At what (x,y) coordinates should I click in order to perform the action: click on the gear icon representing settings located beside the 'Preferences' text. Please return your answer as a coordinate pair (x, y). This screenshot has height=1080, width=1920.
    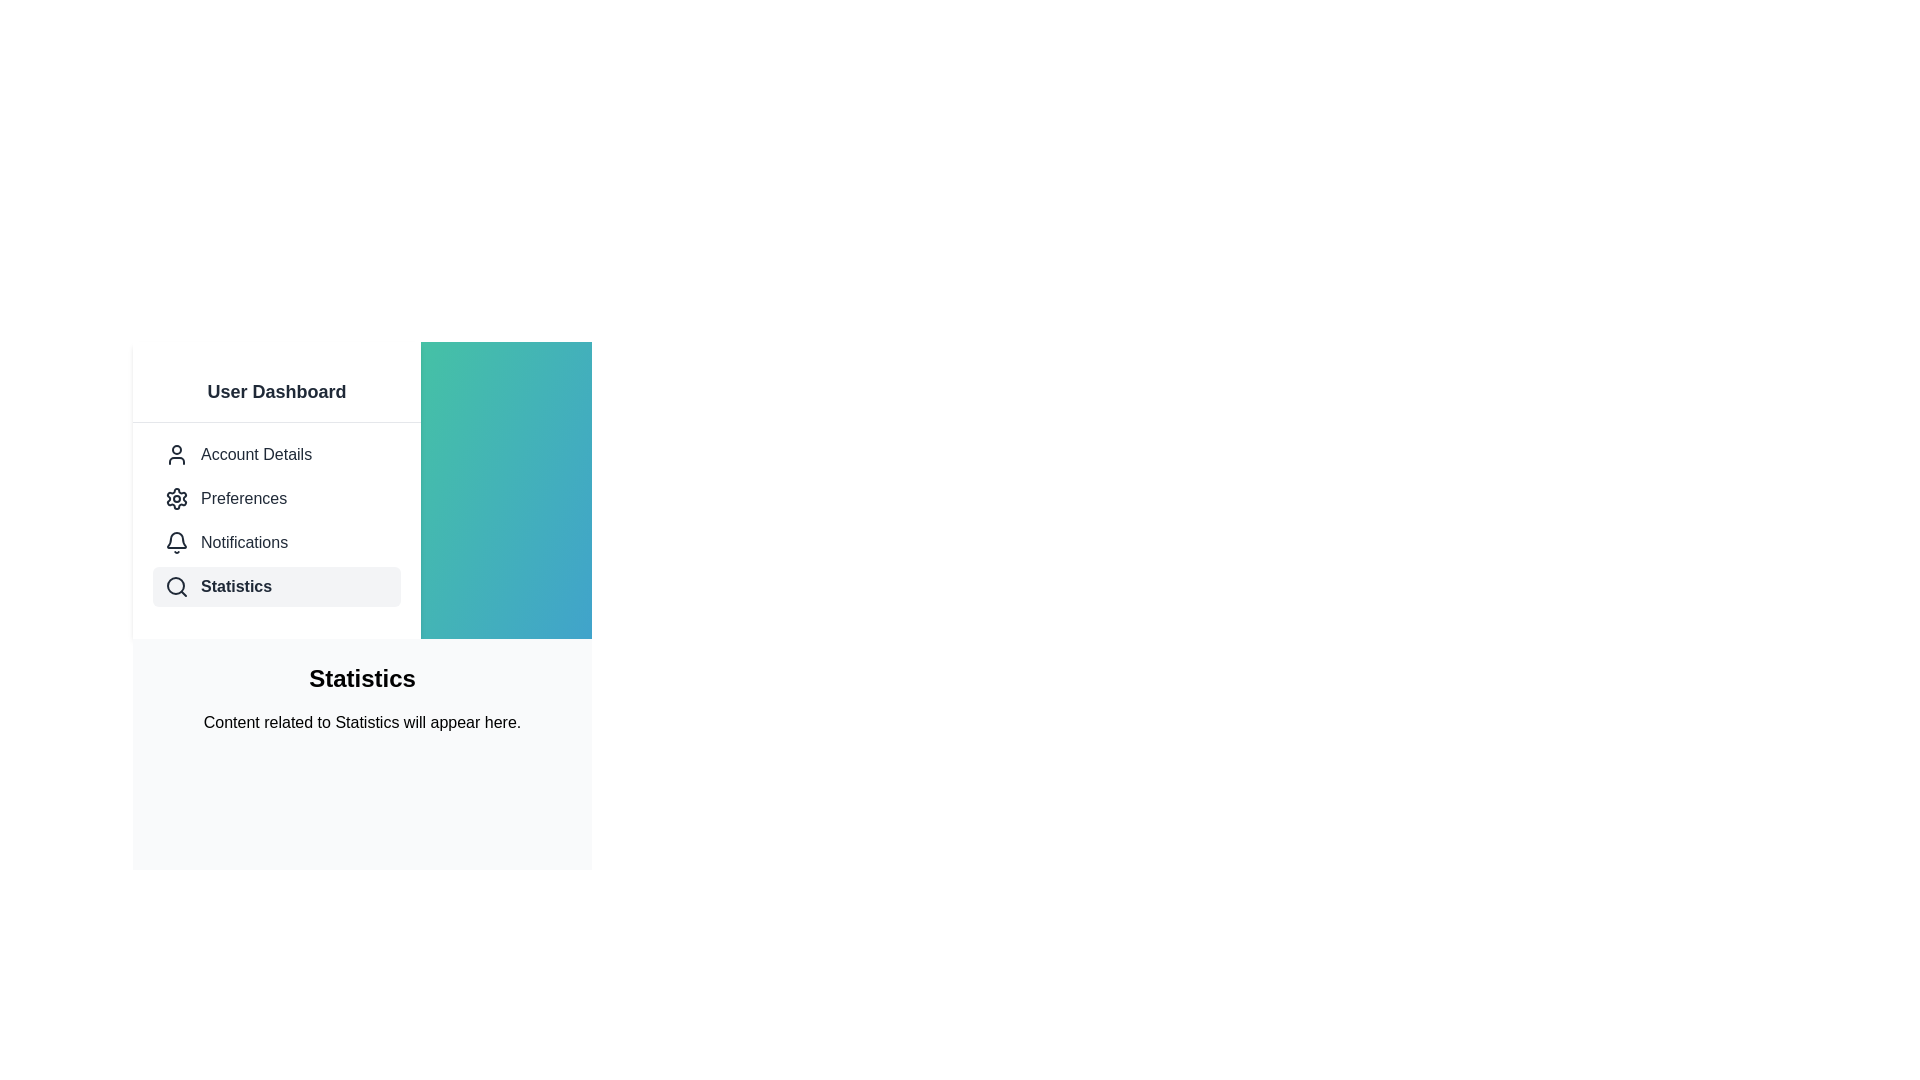
    Looking at the image, I should click on (177, 497).